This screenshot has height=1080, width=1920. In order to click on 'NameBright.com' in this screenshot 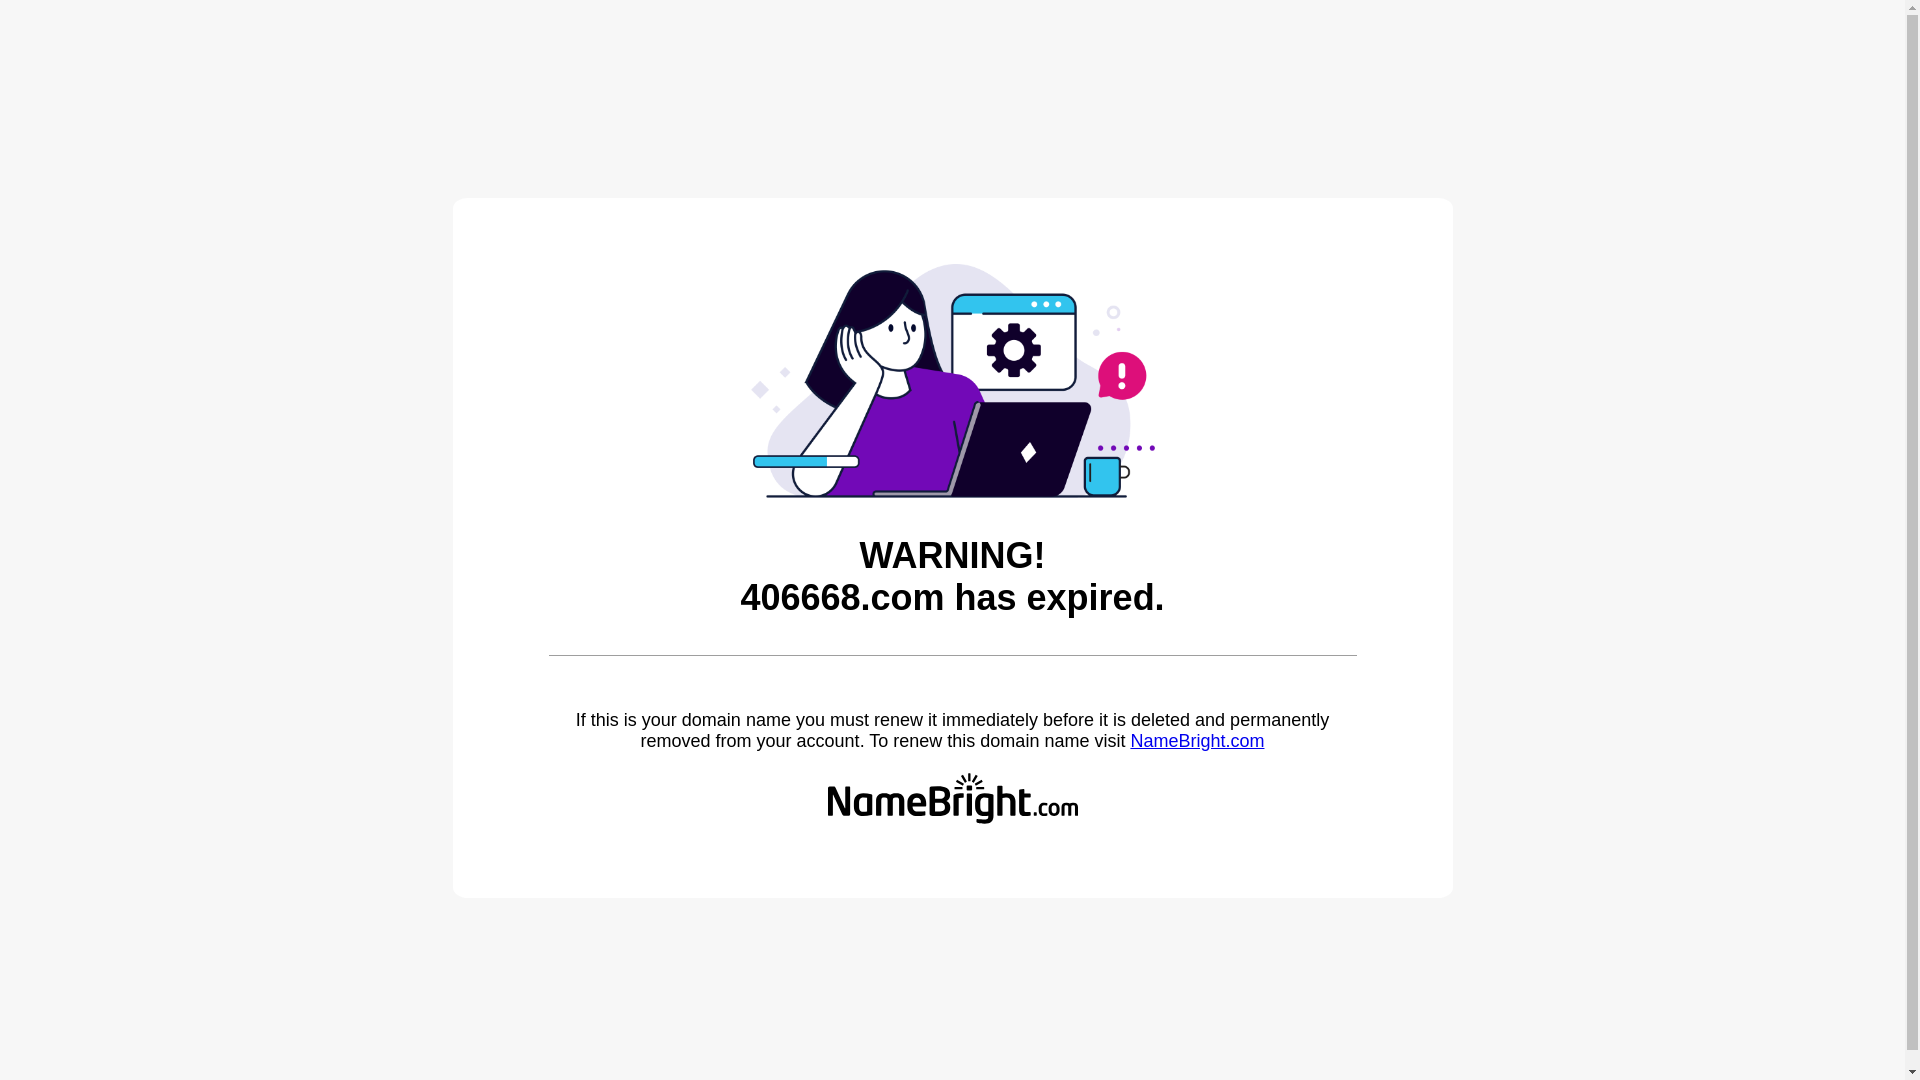, I will do `click(1196, 740)`.